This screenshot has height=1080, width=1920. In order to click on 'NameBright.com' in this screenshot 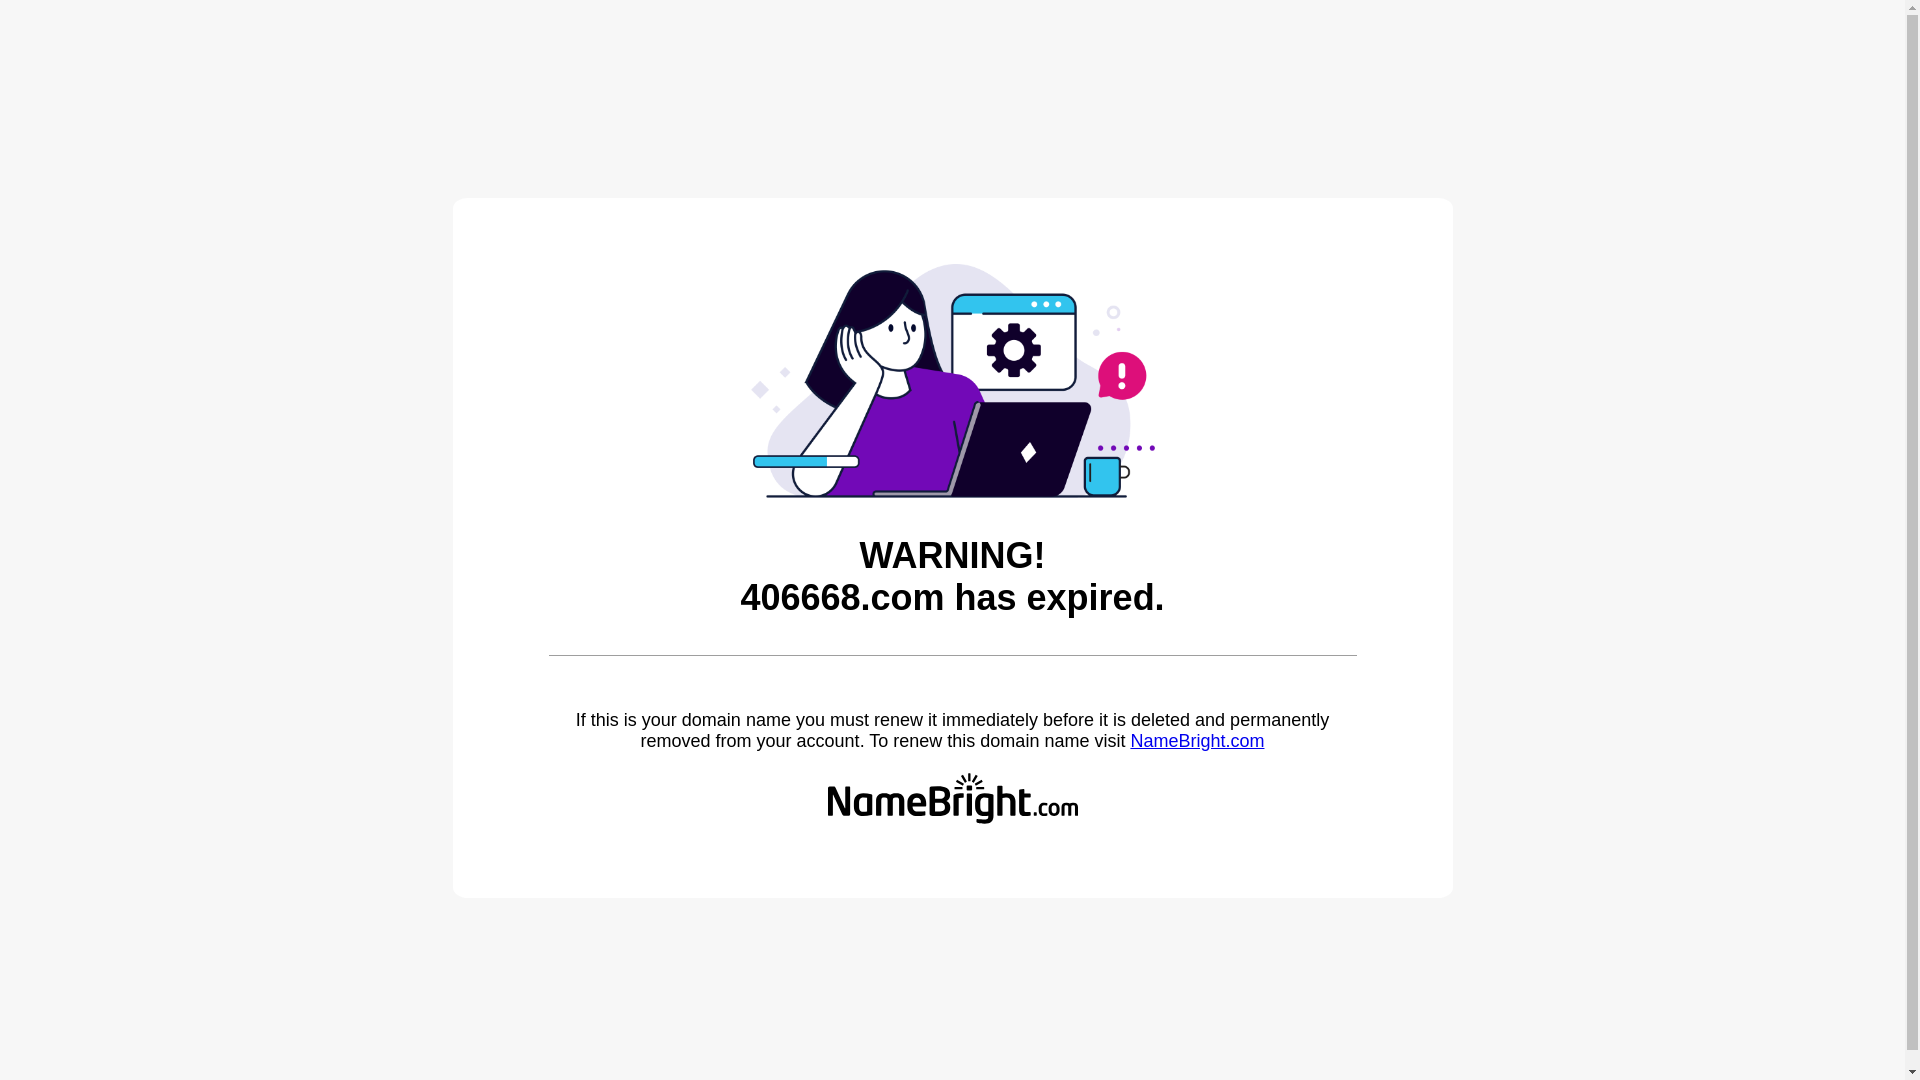, I will do `click(1196, 740)`.